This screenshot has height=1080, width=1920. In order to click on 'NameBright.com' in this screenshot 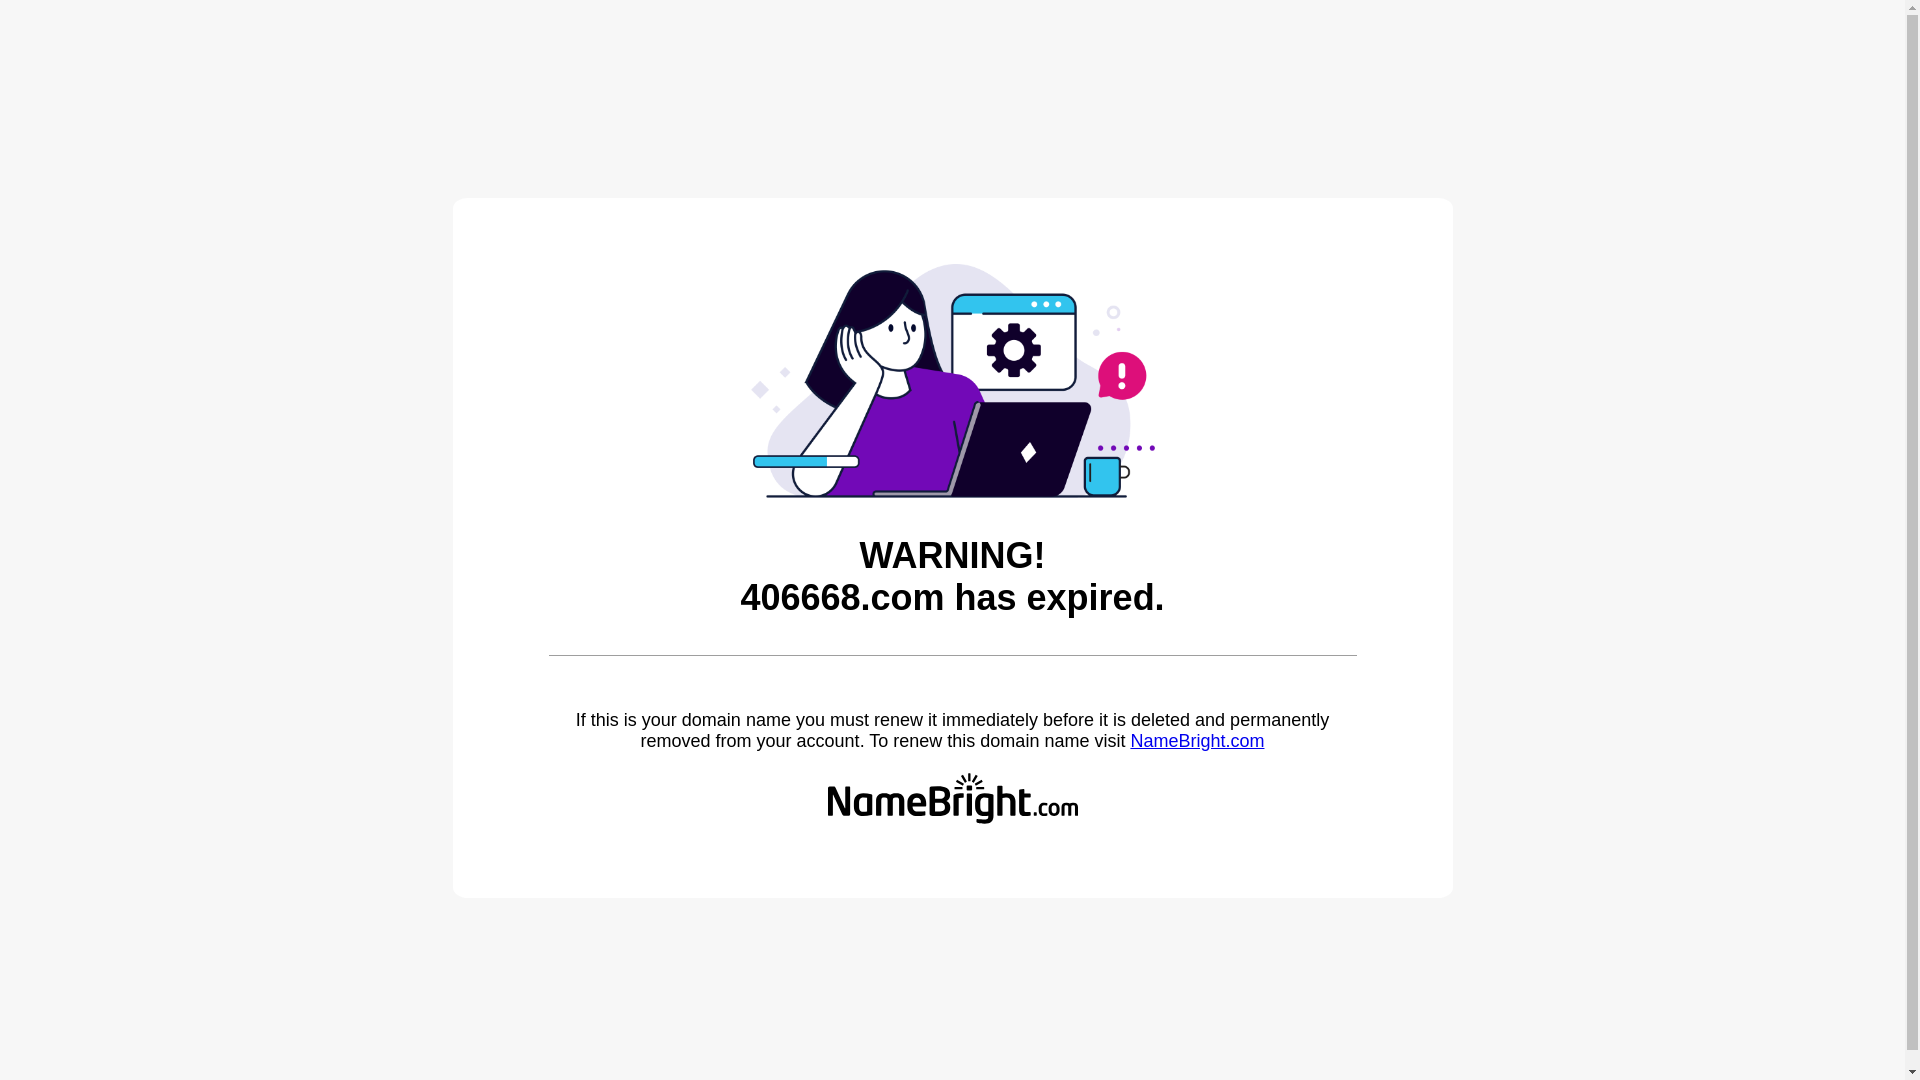, I will do `click(1196, 740)`.